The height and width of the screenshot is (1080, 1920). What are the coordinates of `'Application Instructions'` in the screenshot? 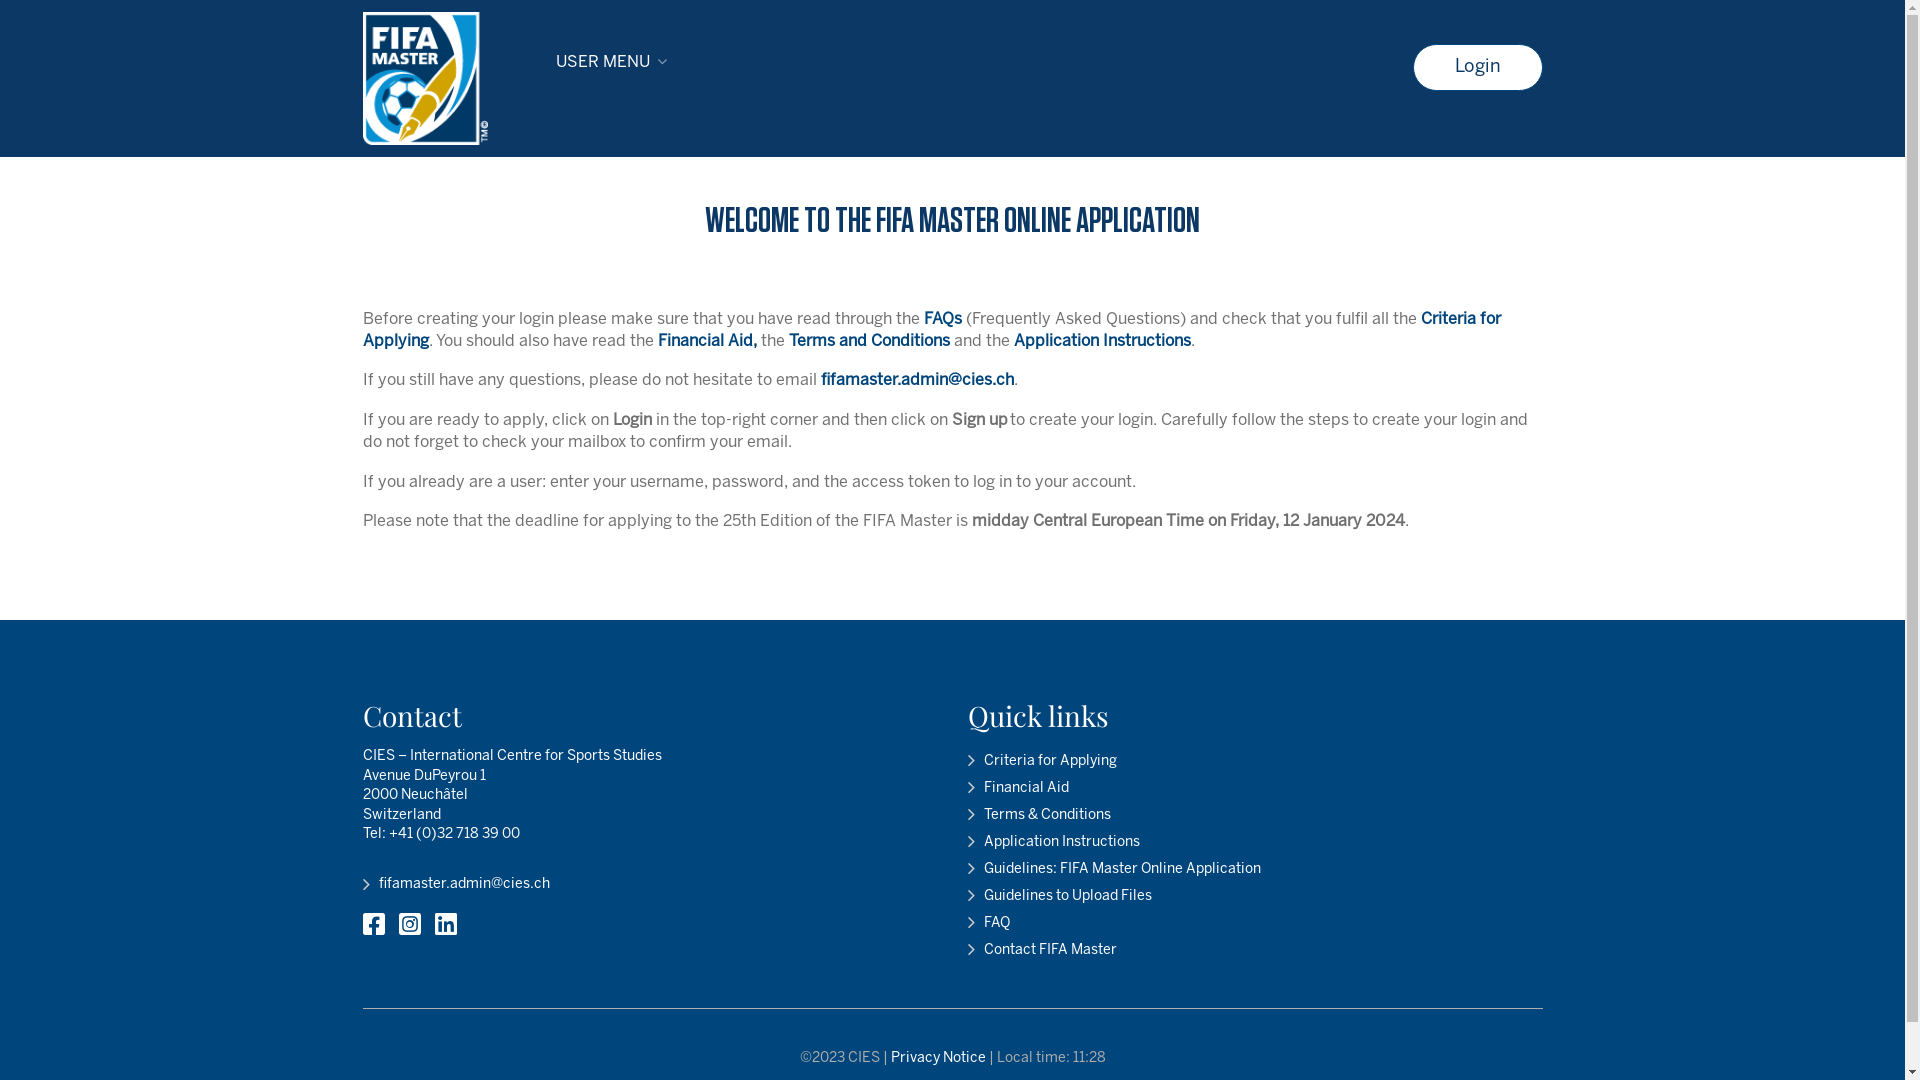 It's located at (968, 844).